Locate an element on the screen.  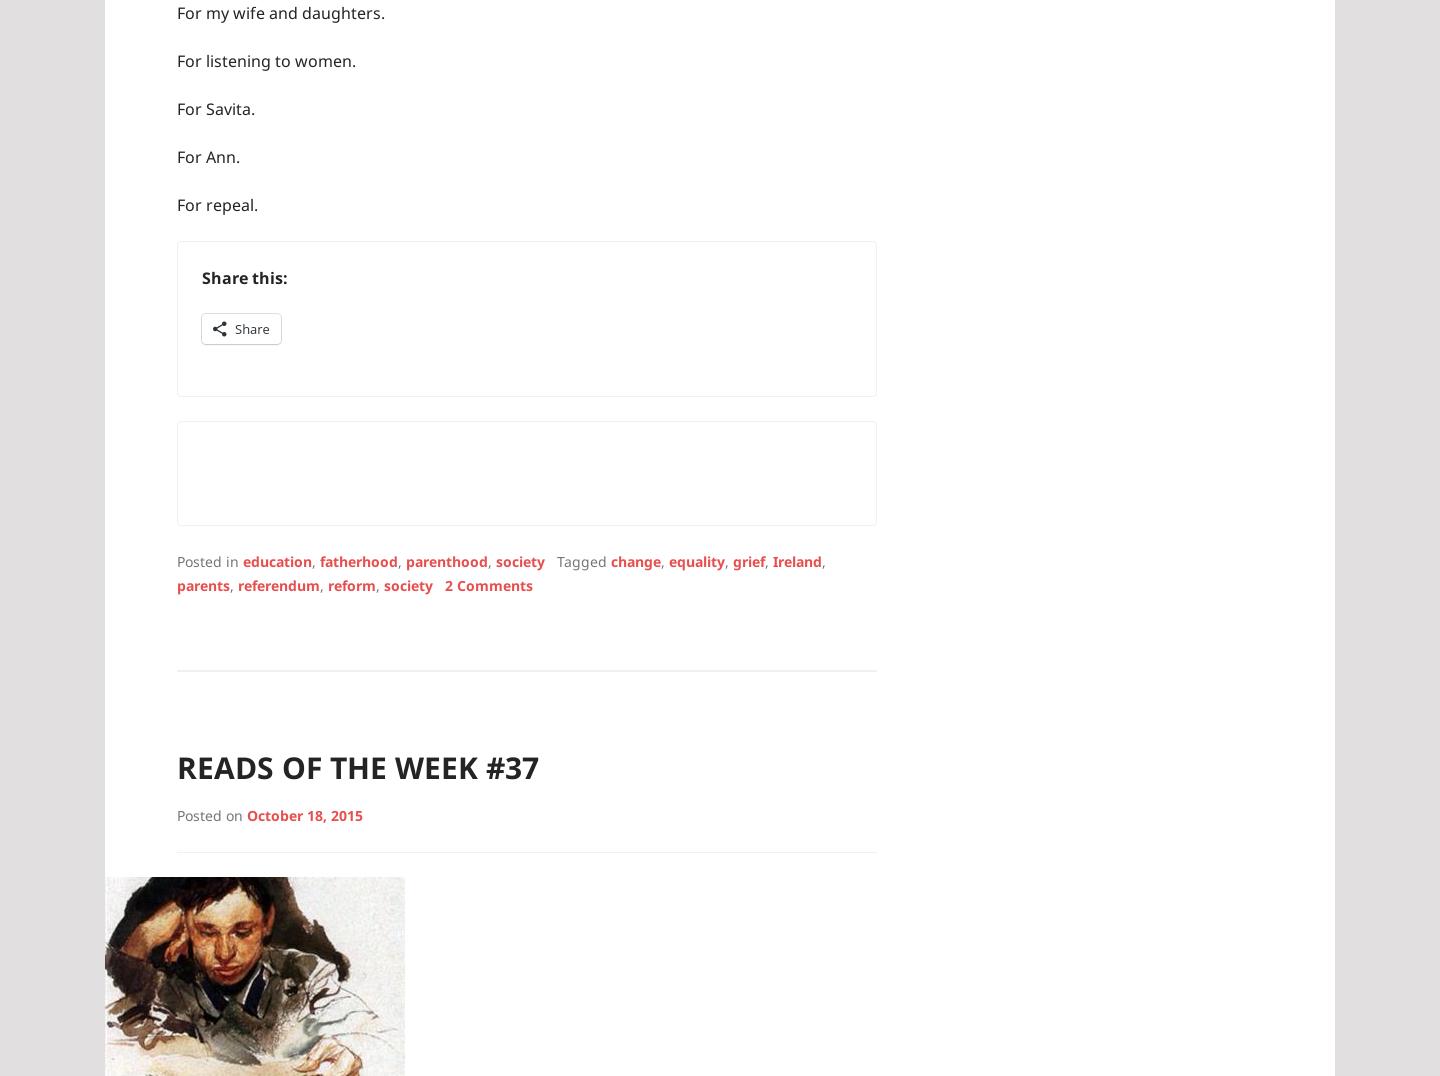
'grief' is located at coordinates (747, 559).